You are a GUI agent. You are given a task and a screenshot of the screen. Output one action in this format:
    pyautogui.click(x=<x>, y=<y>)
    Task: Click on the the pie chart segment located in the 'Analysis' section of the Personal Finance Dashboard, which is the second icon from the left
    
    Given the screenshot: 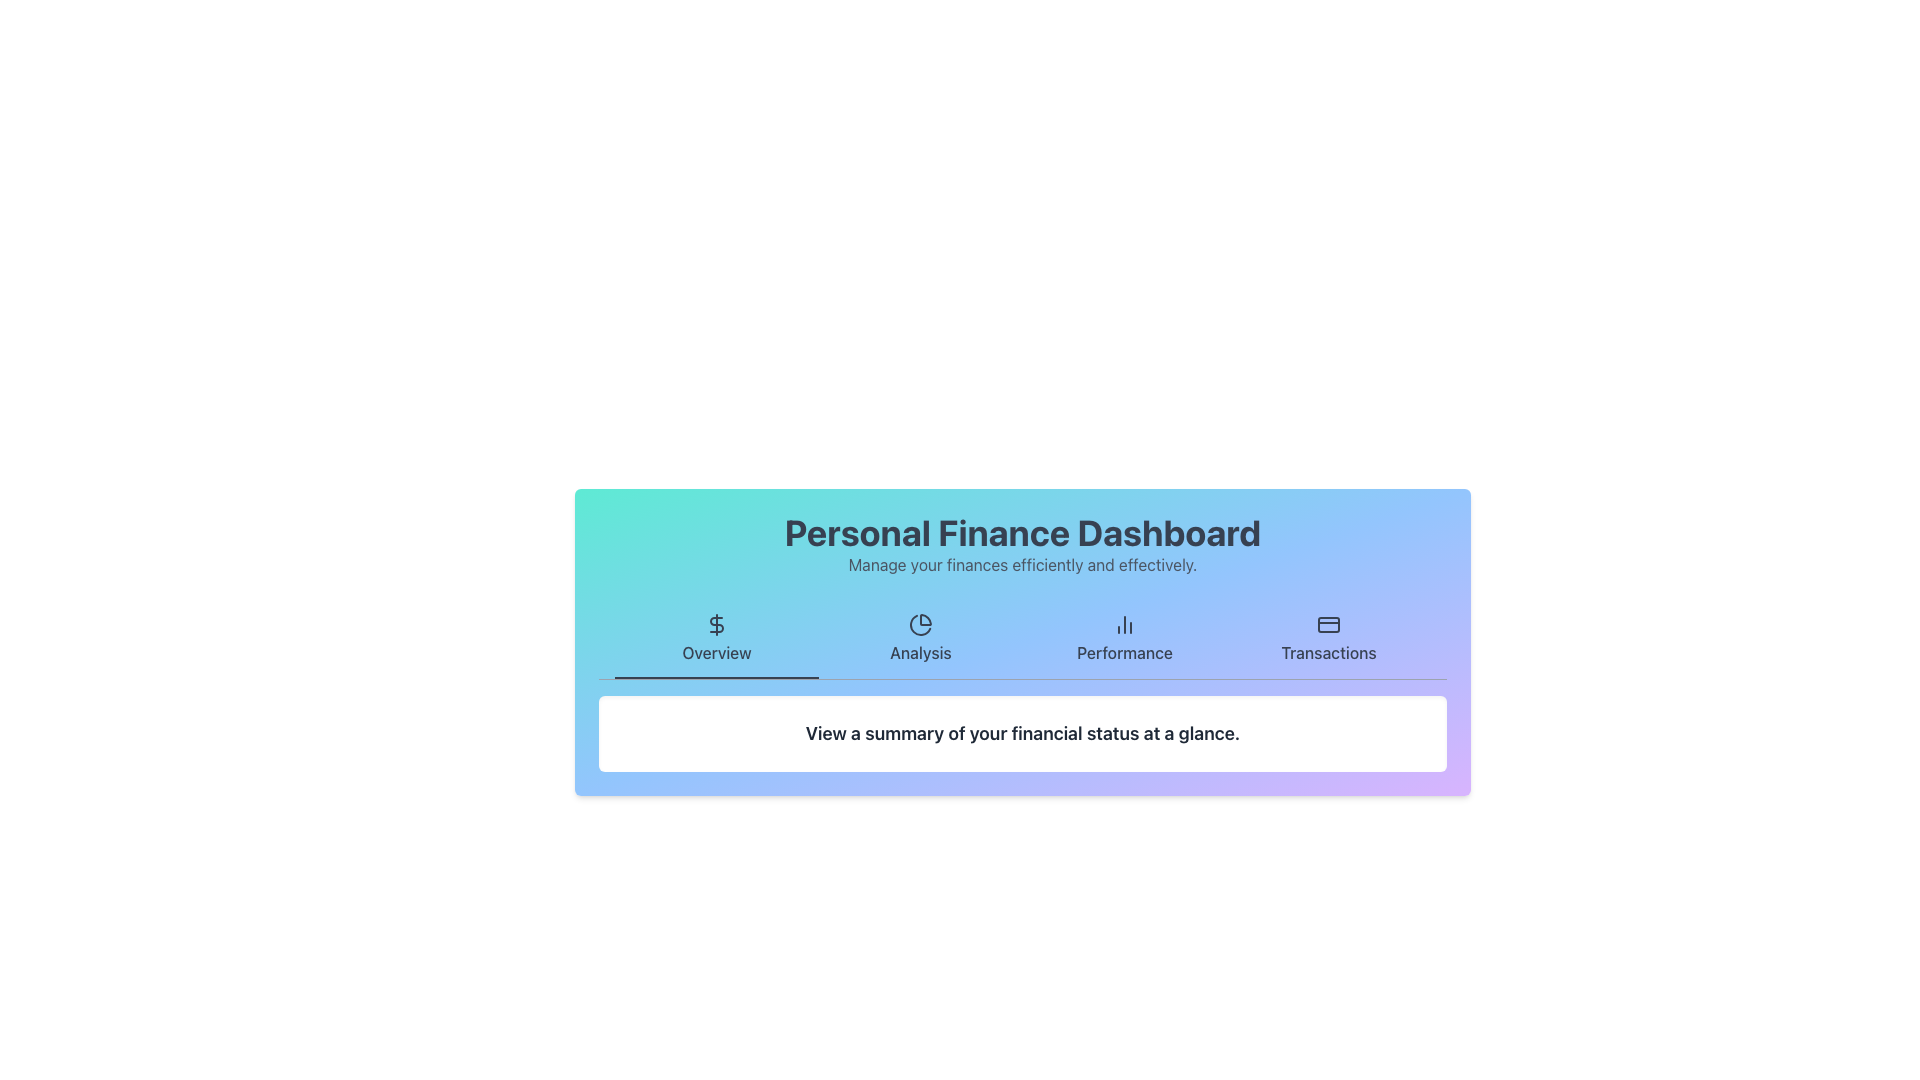 What is the action you would take?
    pyautogui.click(x=919, y=624)
    